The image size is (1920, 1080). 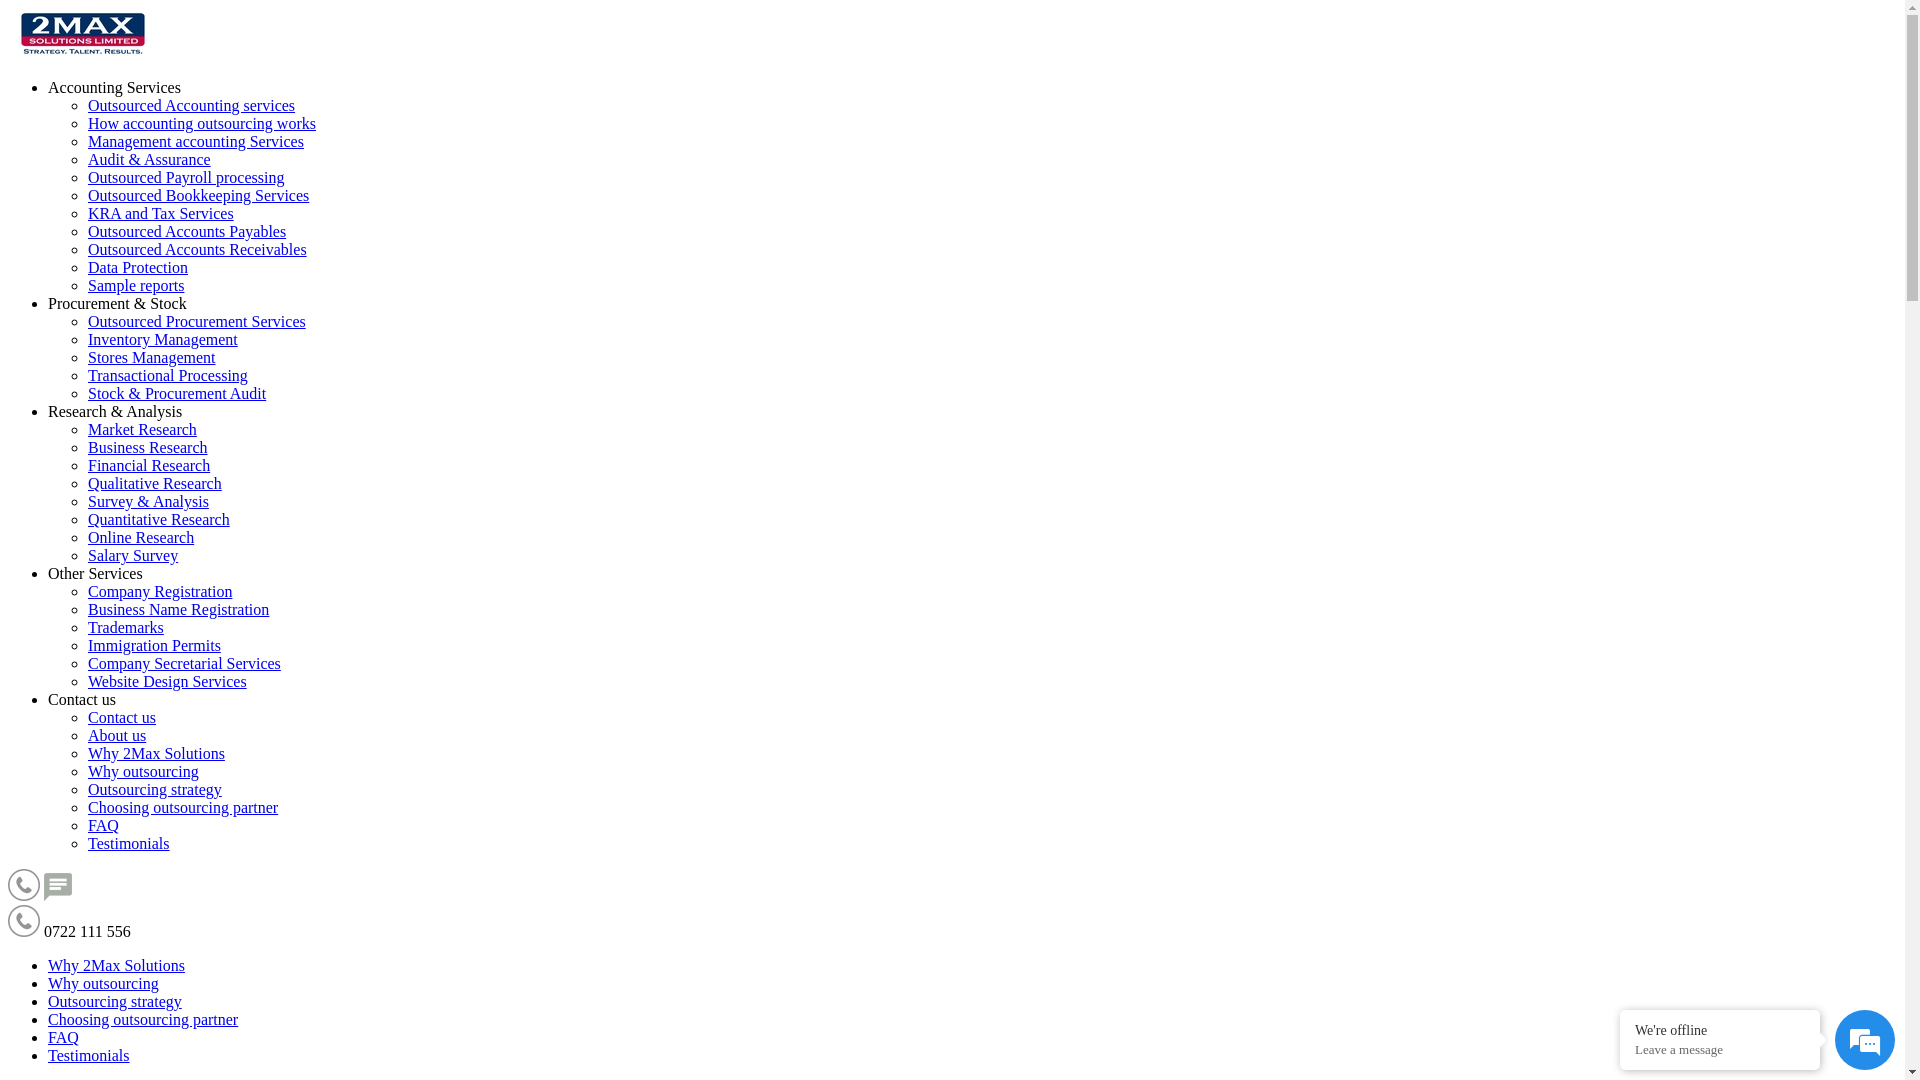 I want to click on 'Research & Analysis', so click(x=48, y=410).